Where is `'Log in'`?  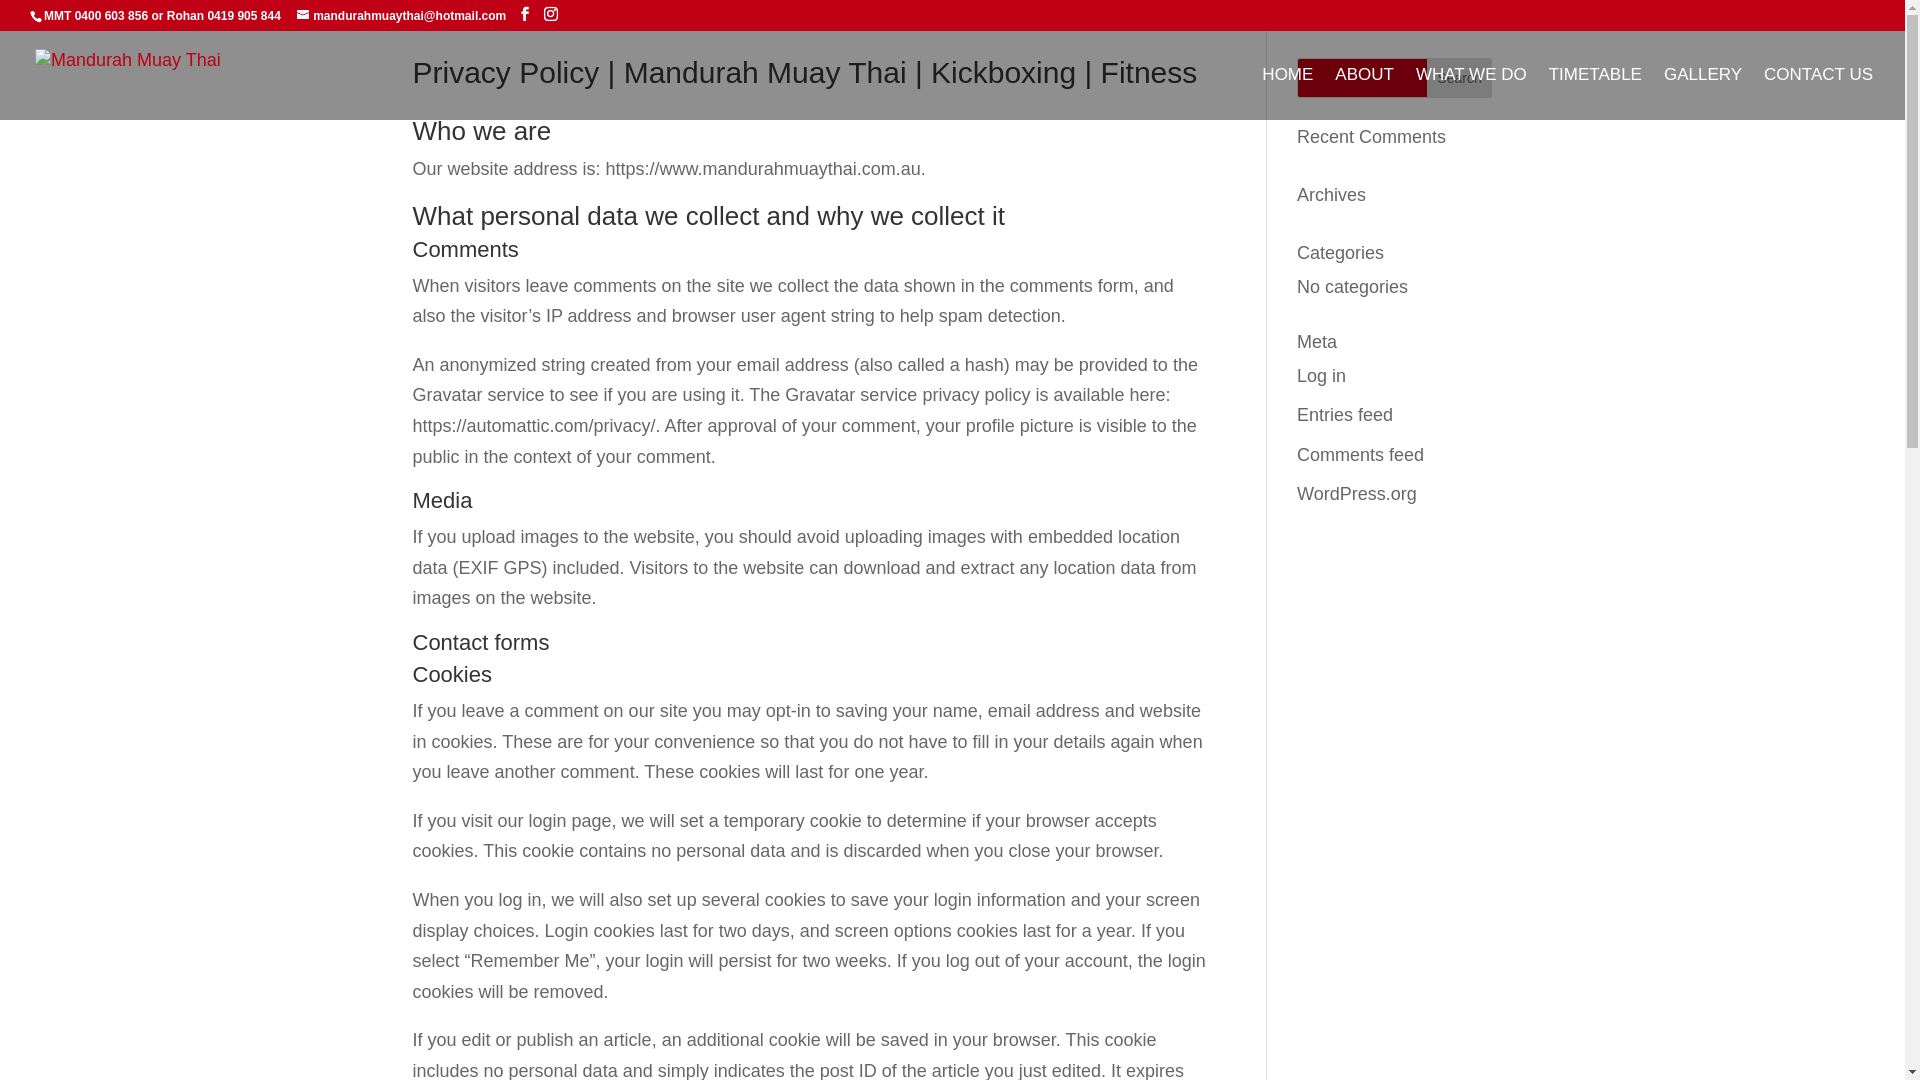 'Log in' is located at coordinates (1296, 375).